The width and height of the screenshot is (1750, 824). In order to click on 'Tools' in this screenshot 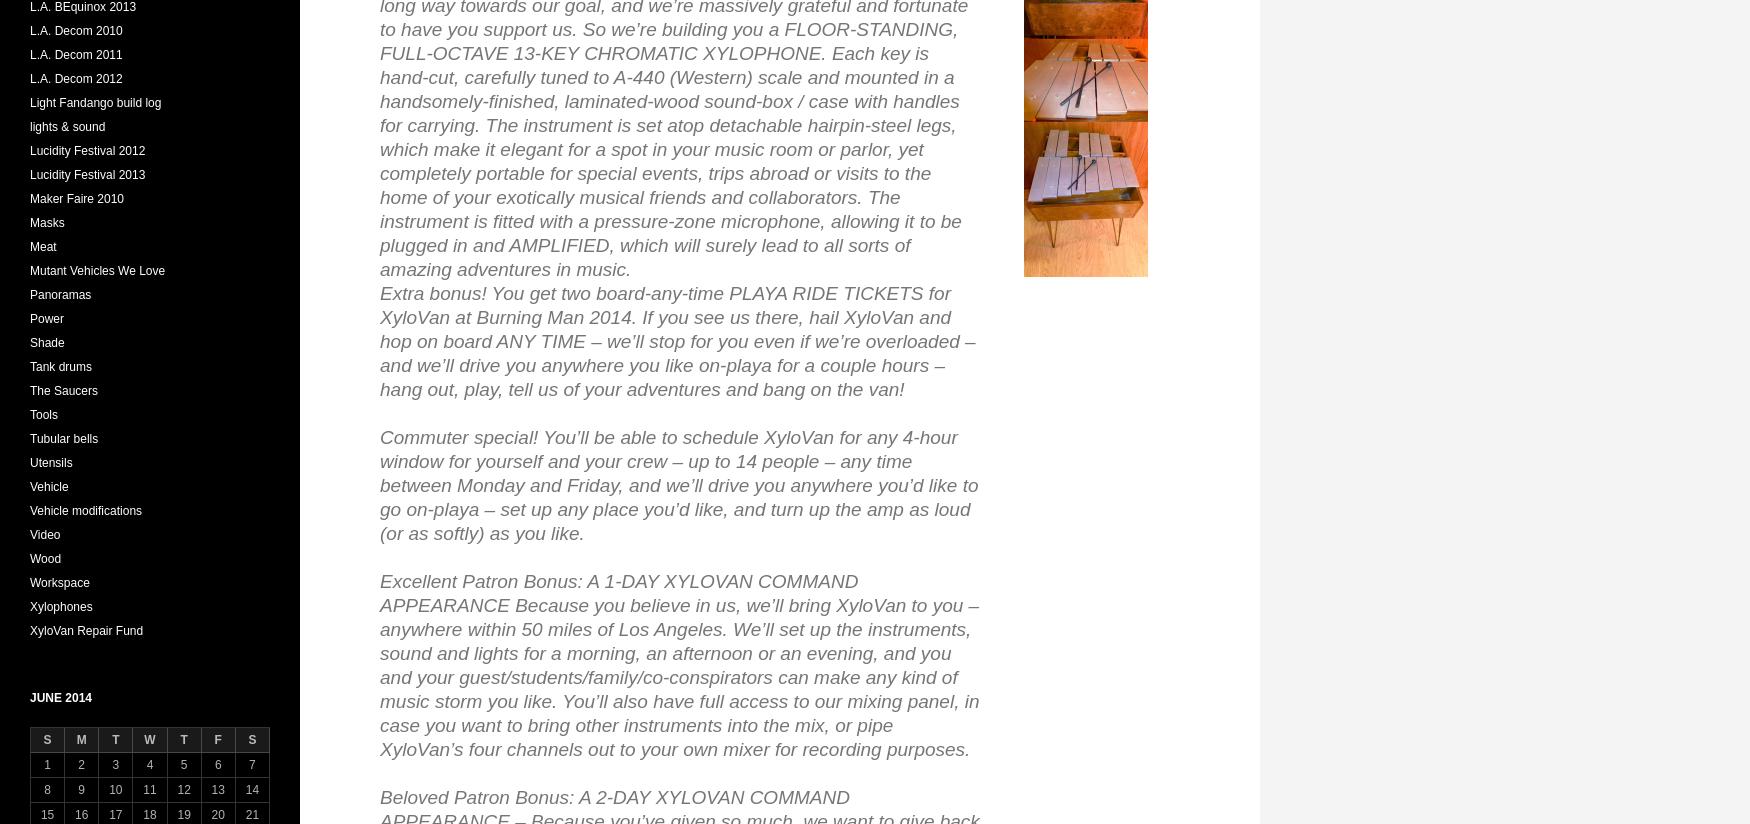, I will do `click(42, 413)`.